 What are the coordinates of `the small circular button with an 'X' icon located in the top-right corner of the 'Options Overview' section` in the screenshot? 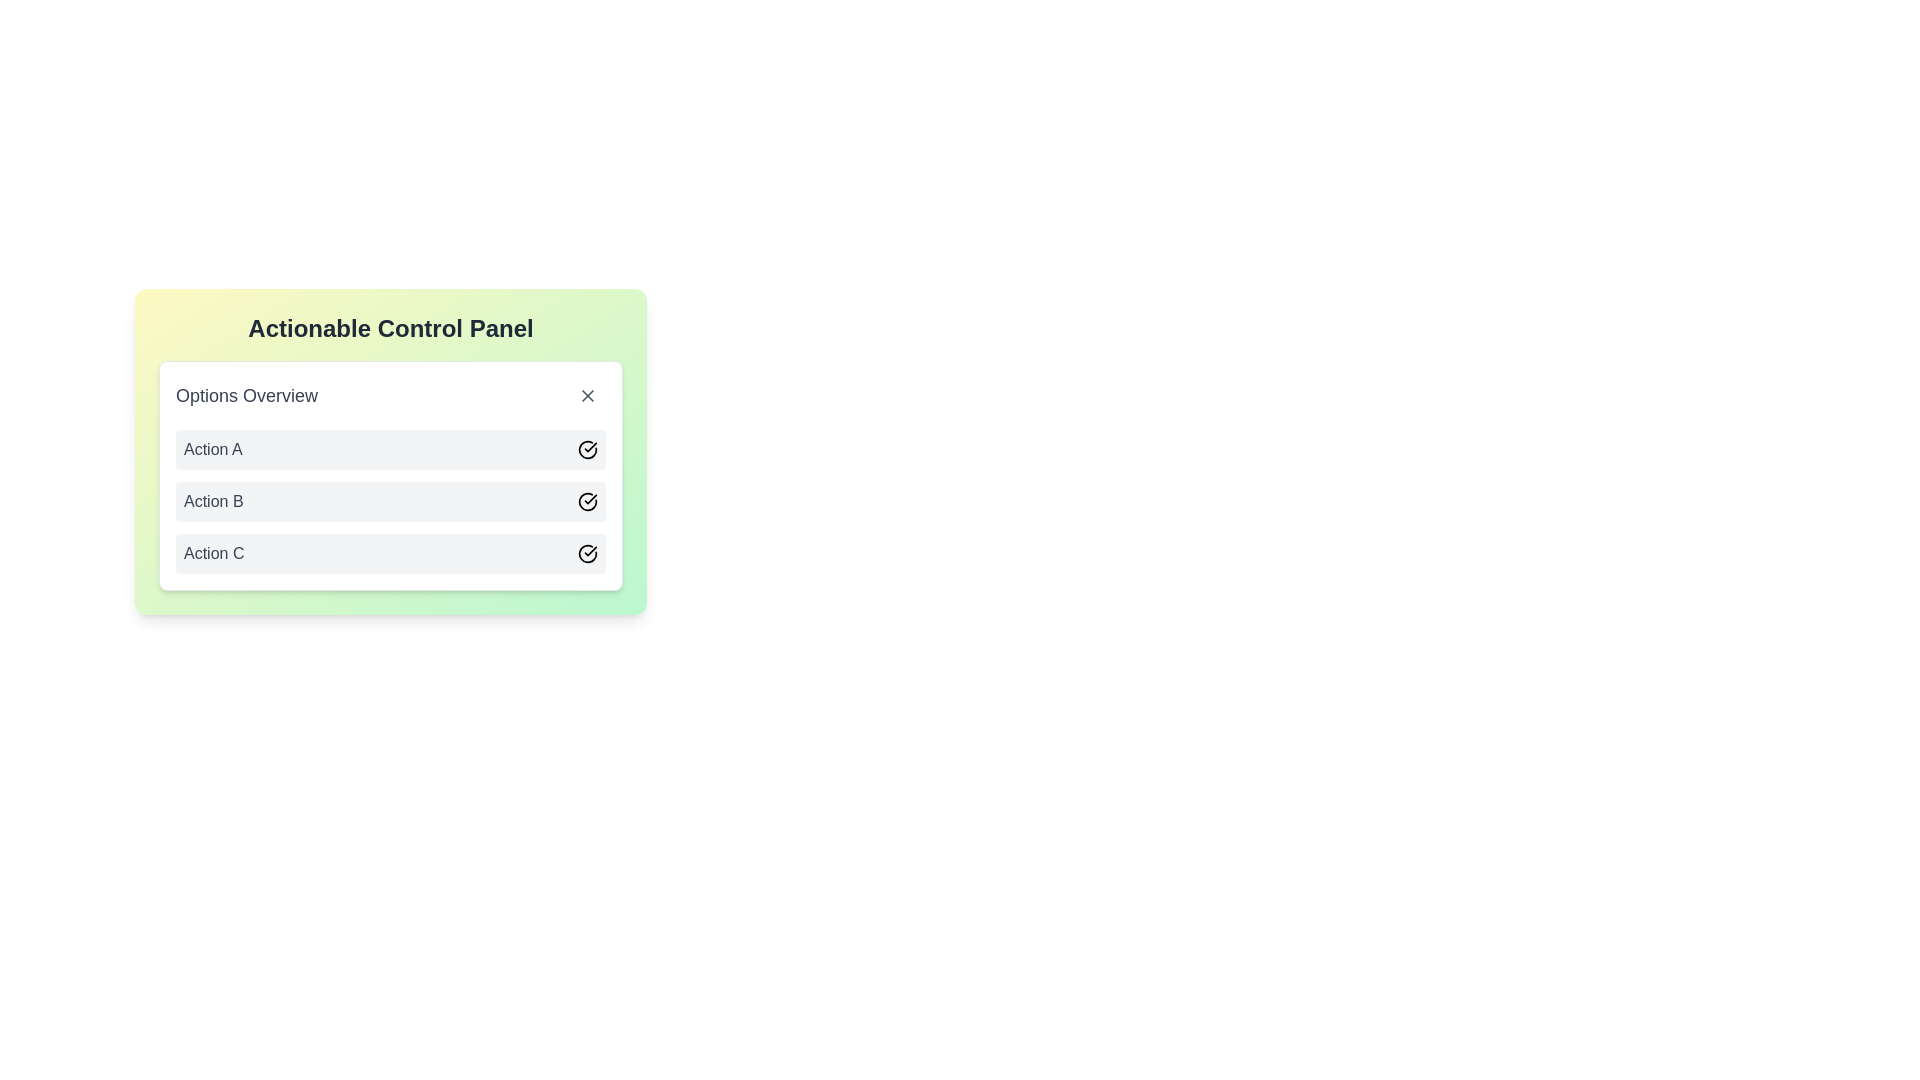 It's located at (587, 396).